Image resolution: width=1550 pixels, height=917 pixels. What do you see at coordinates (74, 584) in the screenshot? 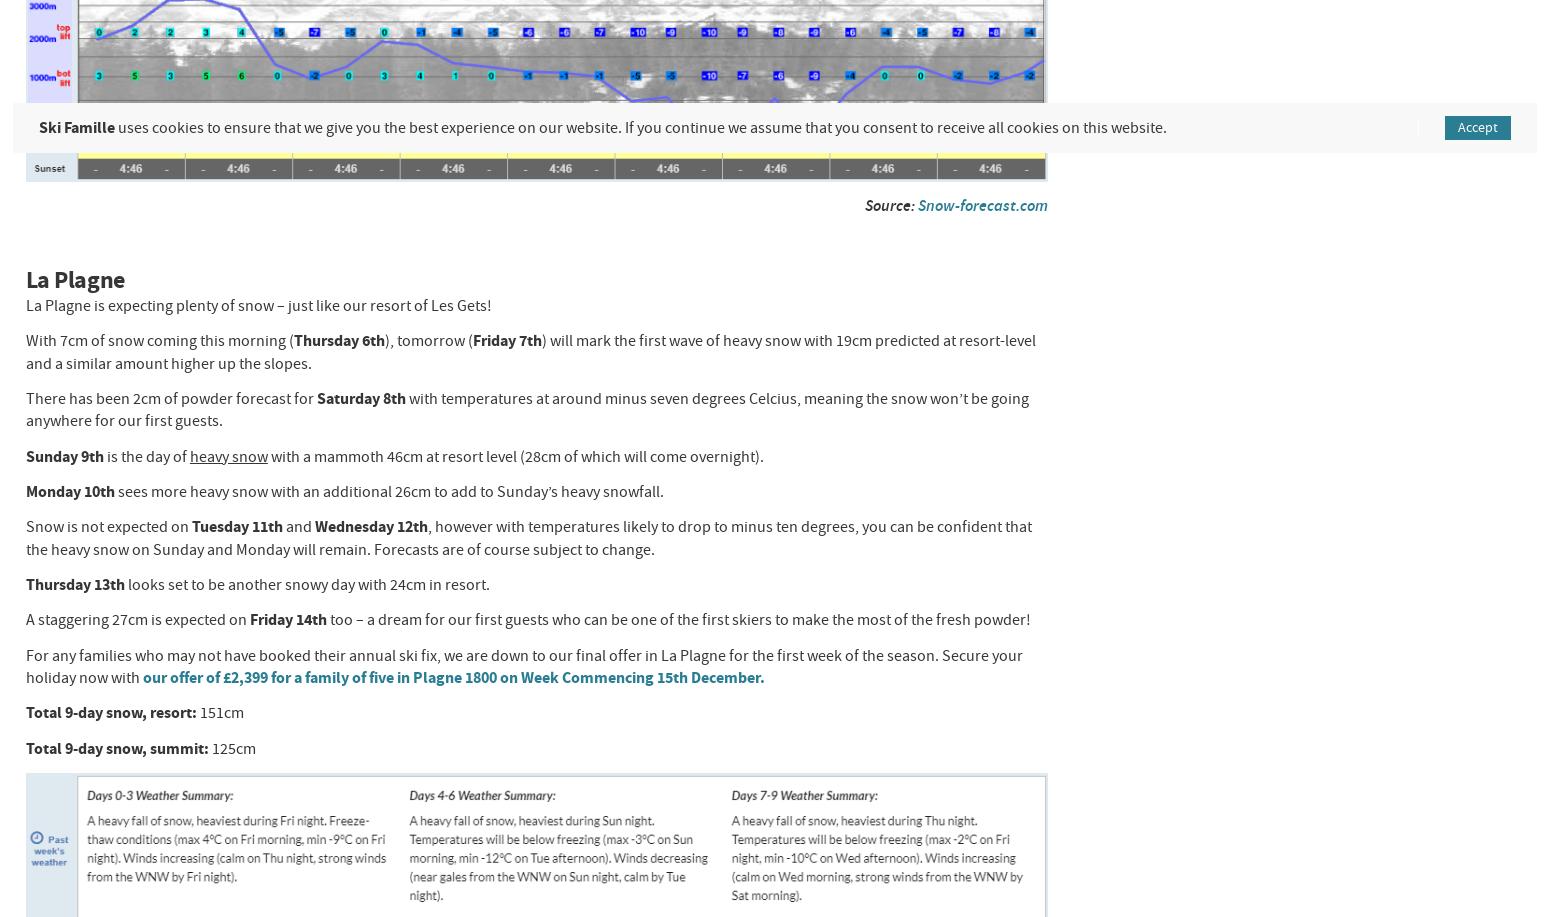
I see `'Thursday 13th'` at bounding box center [74, 584].